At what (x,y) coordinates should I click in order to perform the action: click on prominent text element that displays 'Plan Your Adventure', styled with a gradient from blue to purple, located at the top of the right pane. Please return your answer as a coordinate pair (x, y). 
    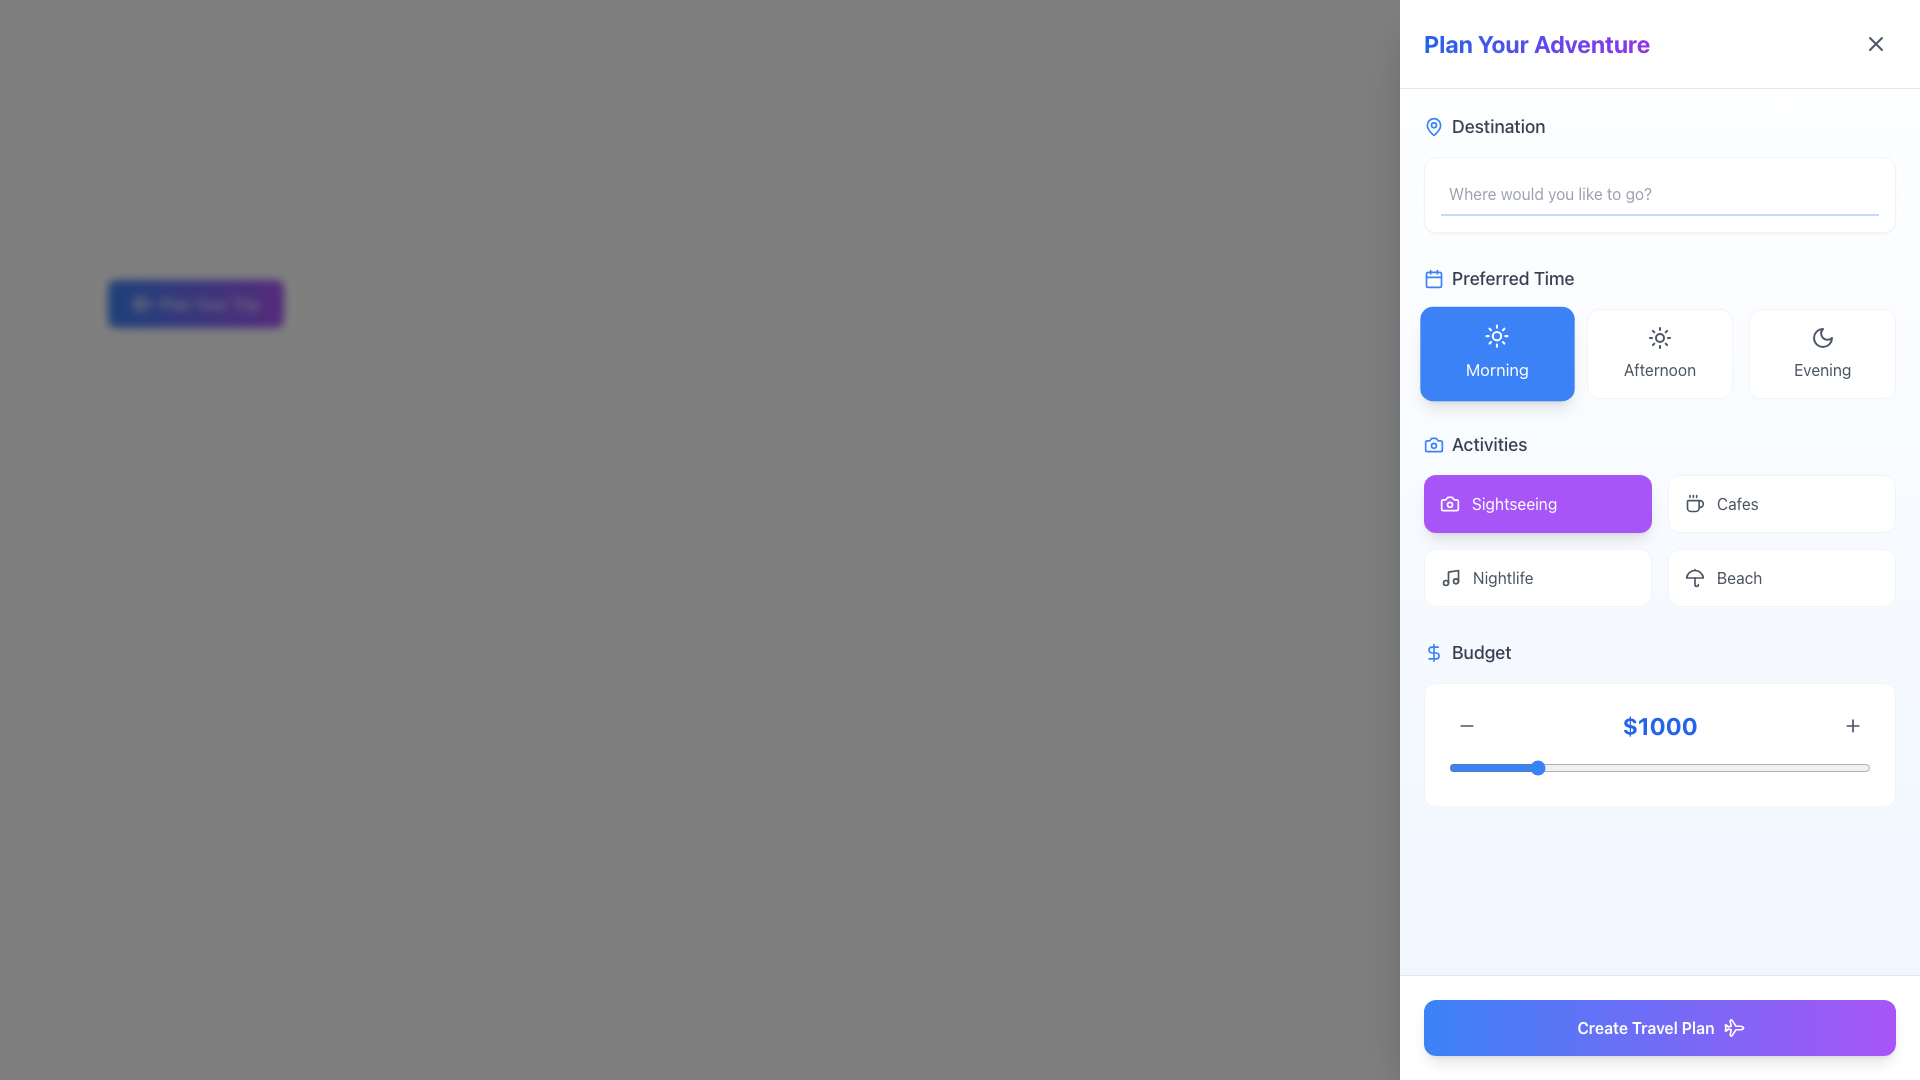
    Looking at the image, I should click on (1536, 43).